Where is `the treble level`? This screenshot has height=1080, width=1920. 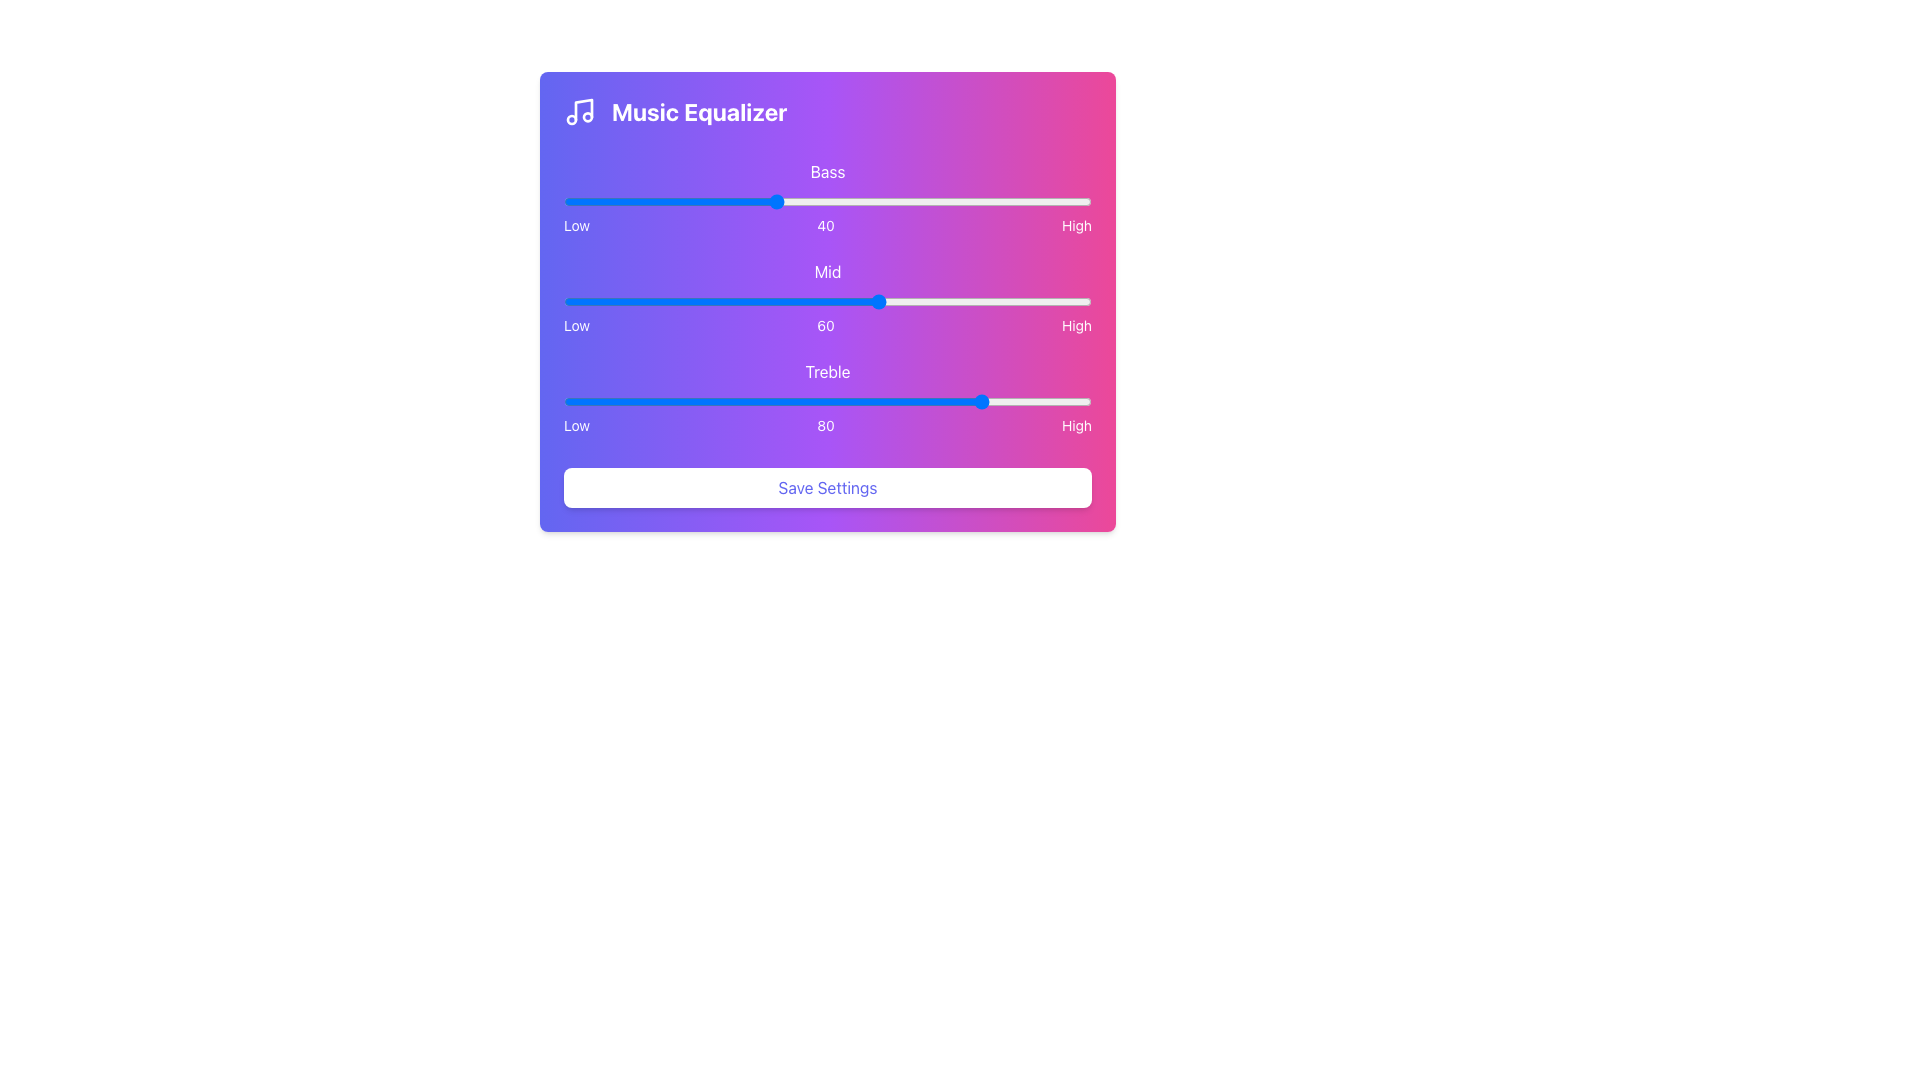
the treble level is located at coordinates (864, 401).